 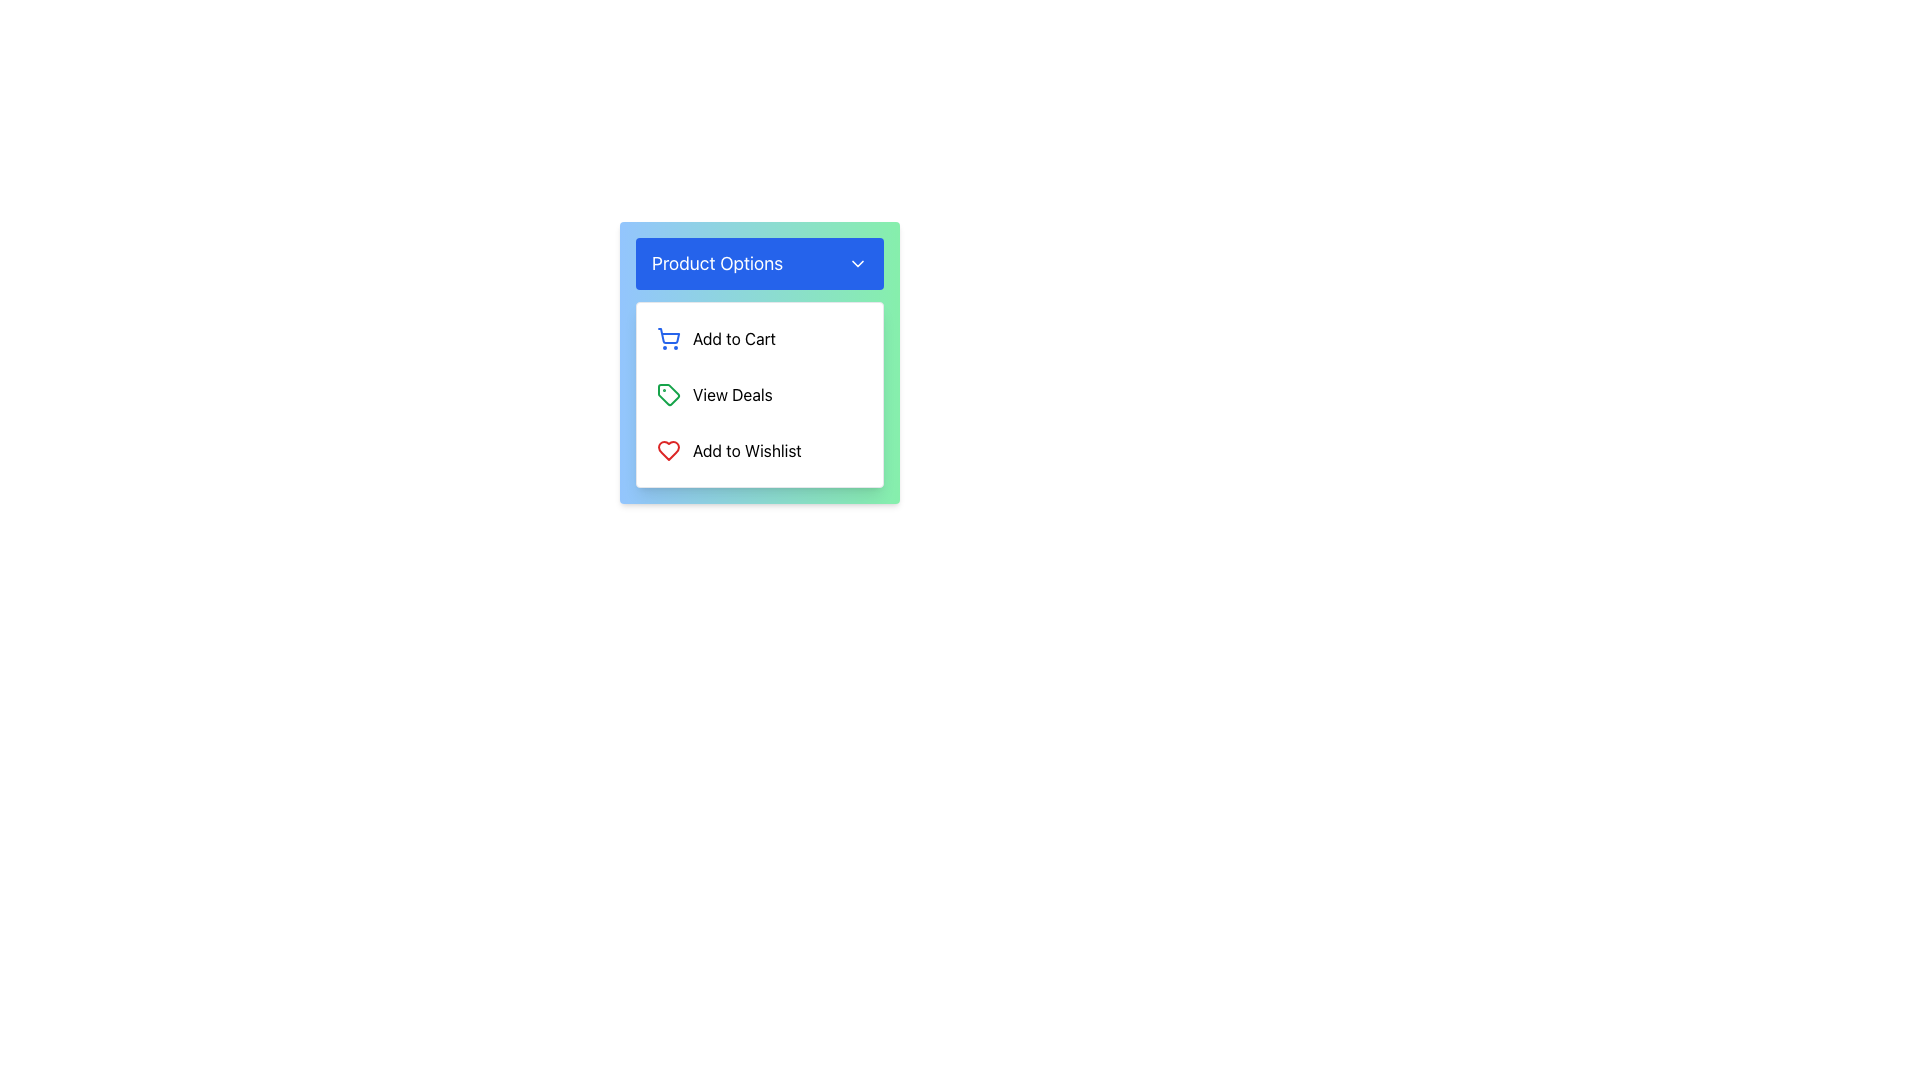 What do you see at coordinates (668, 338) in the screenshot?
I see `the 'Add to Cart' icon located in the first row of the 'Product Options' dropdown menu, positioned to the left of the text label` at bounding box center [668, 338].